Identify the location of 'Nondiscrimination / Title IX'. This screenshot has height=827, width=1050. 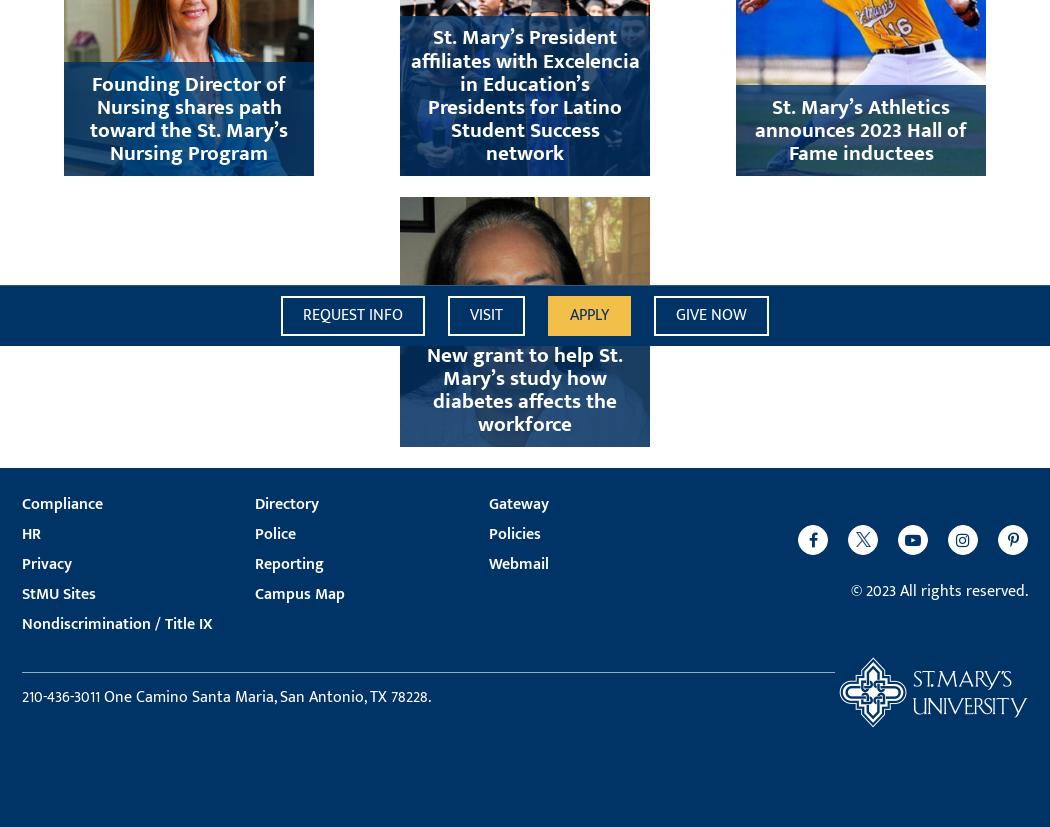
(116, 622).